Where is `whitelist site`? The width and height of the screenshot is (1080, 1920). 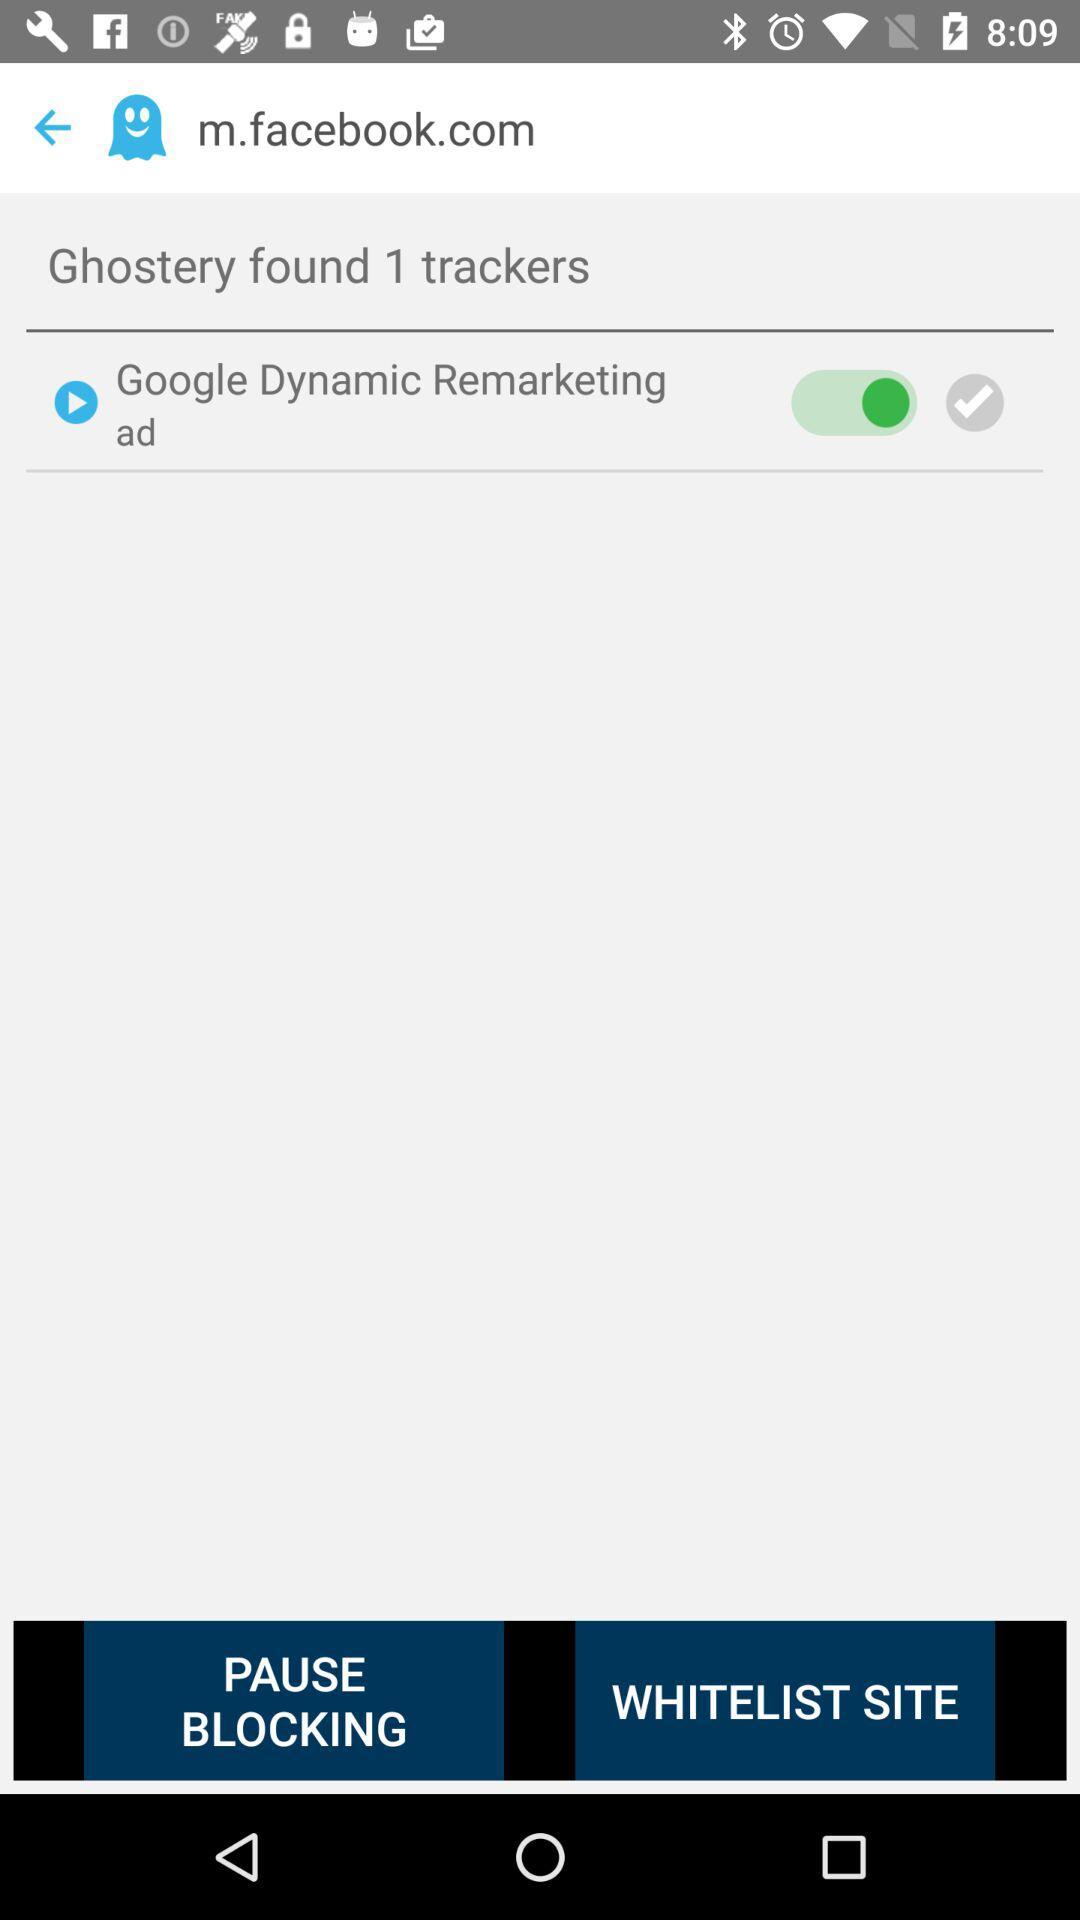
whitelist site is located at coordinates (784, 1699).